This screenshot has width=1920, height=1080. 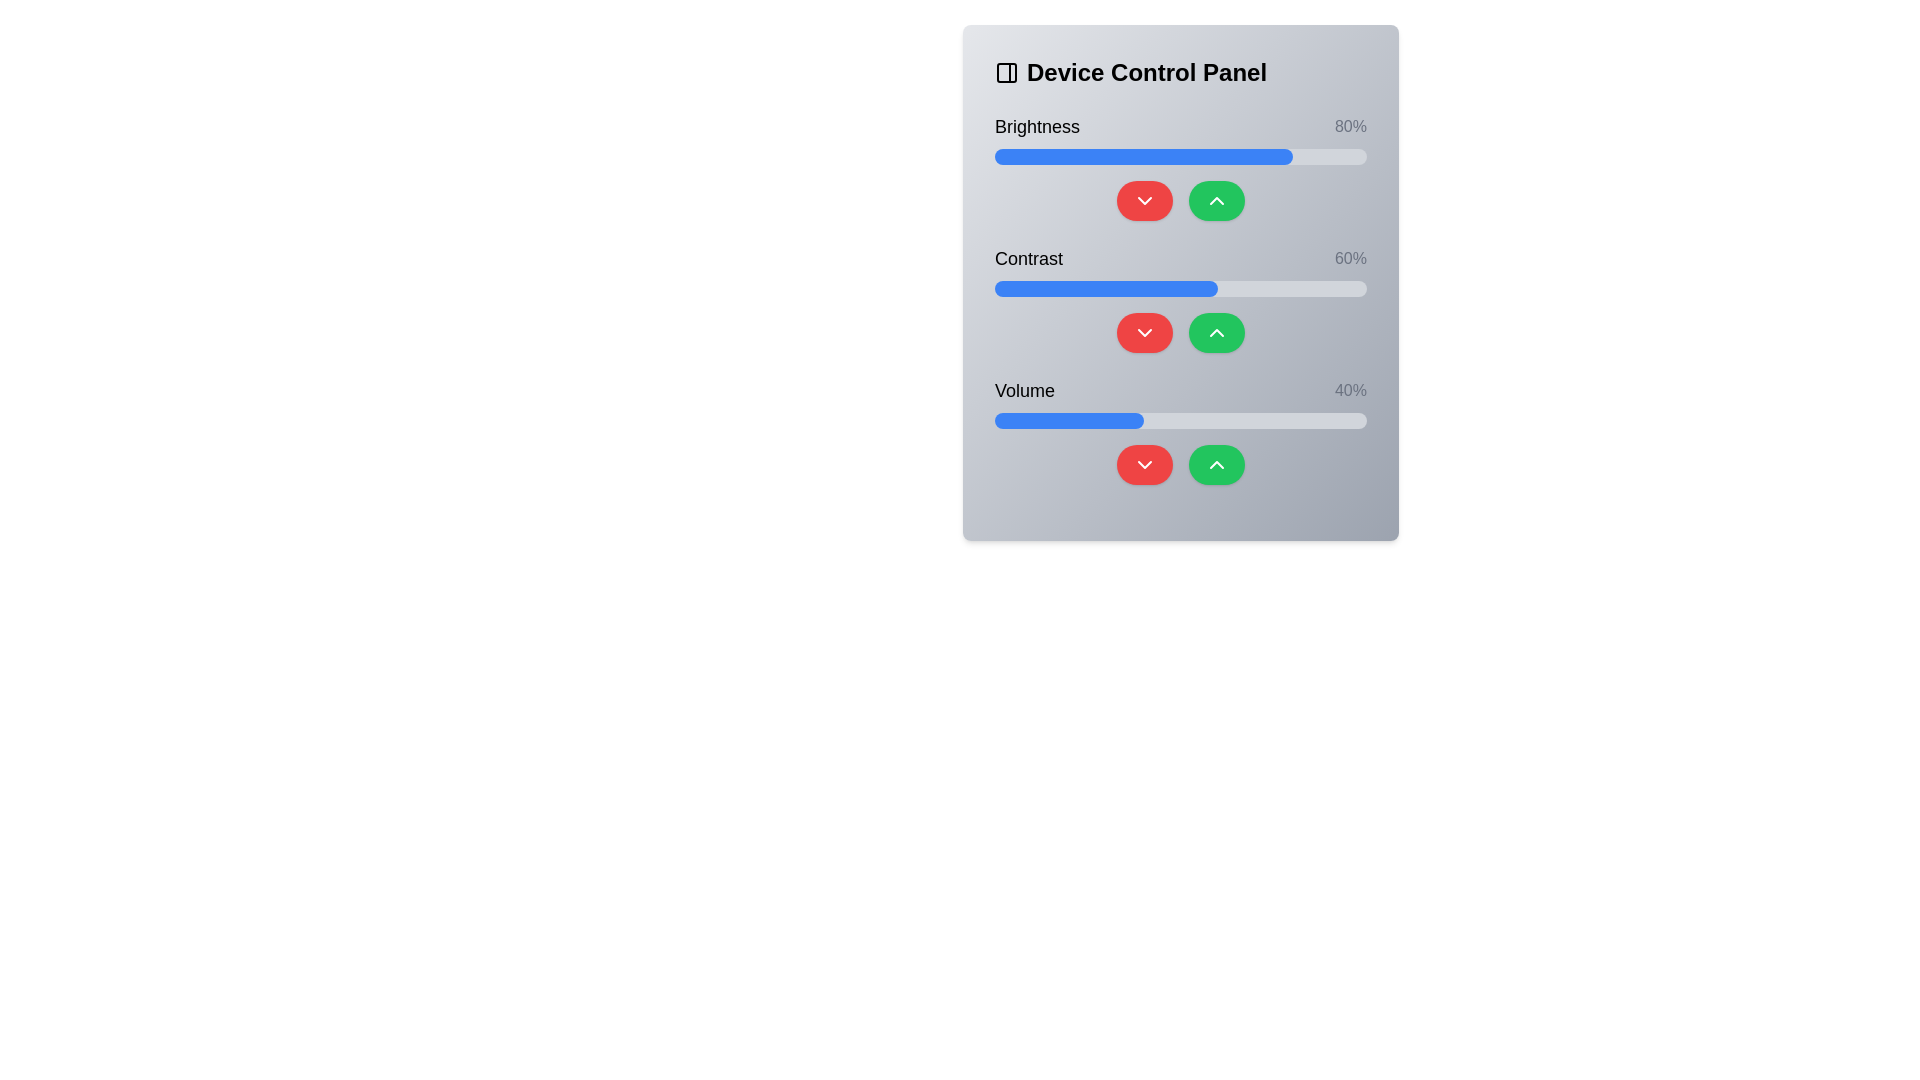 I want to click on the volume down button located in the 'Volume' section of the Device Control Panel, so click(x=1145, y=465).